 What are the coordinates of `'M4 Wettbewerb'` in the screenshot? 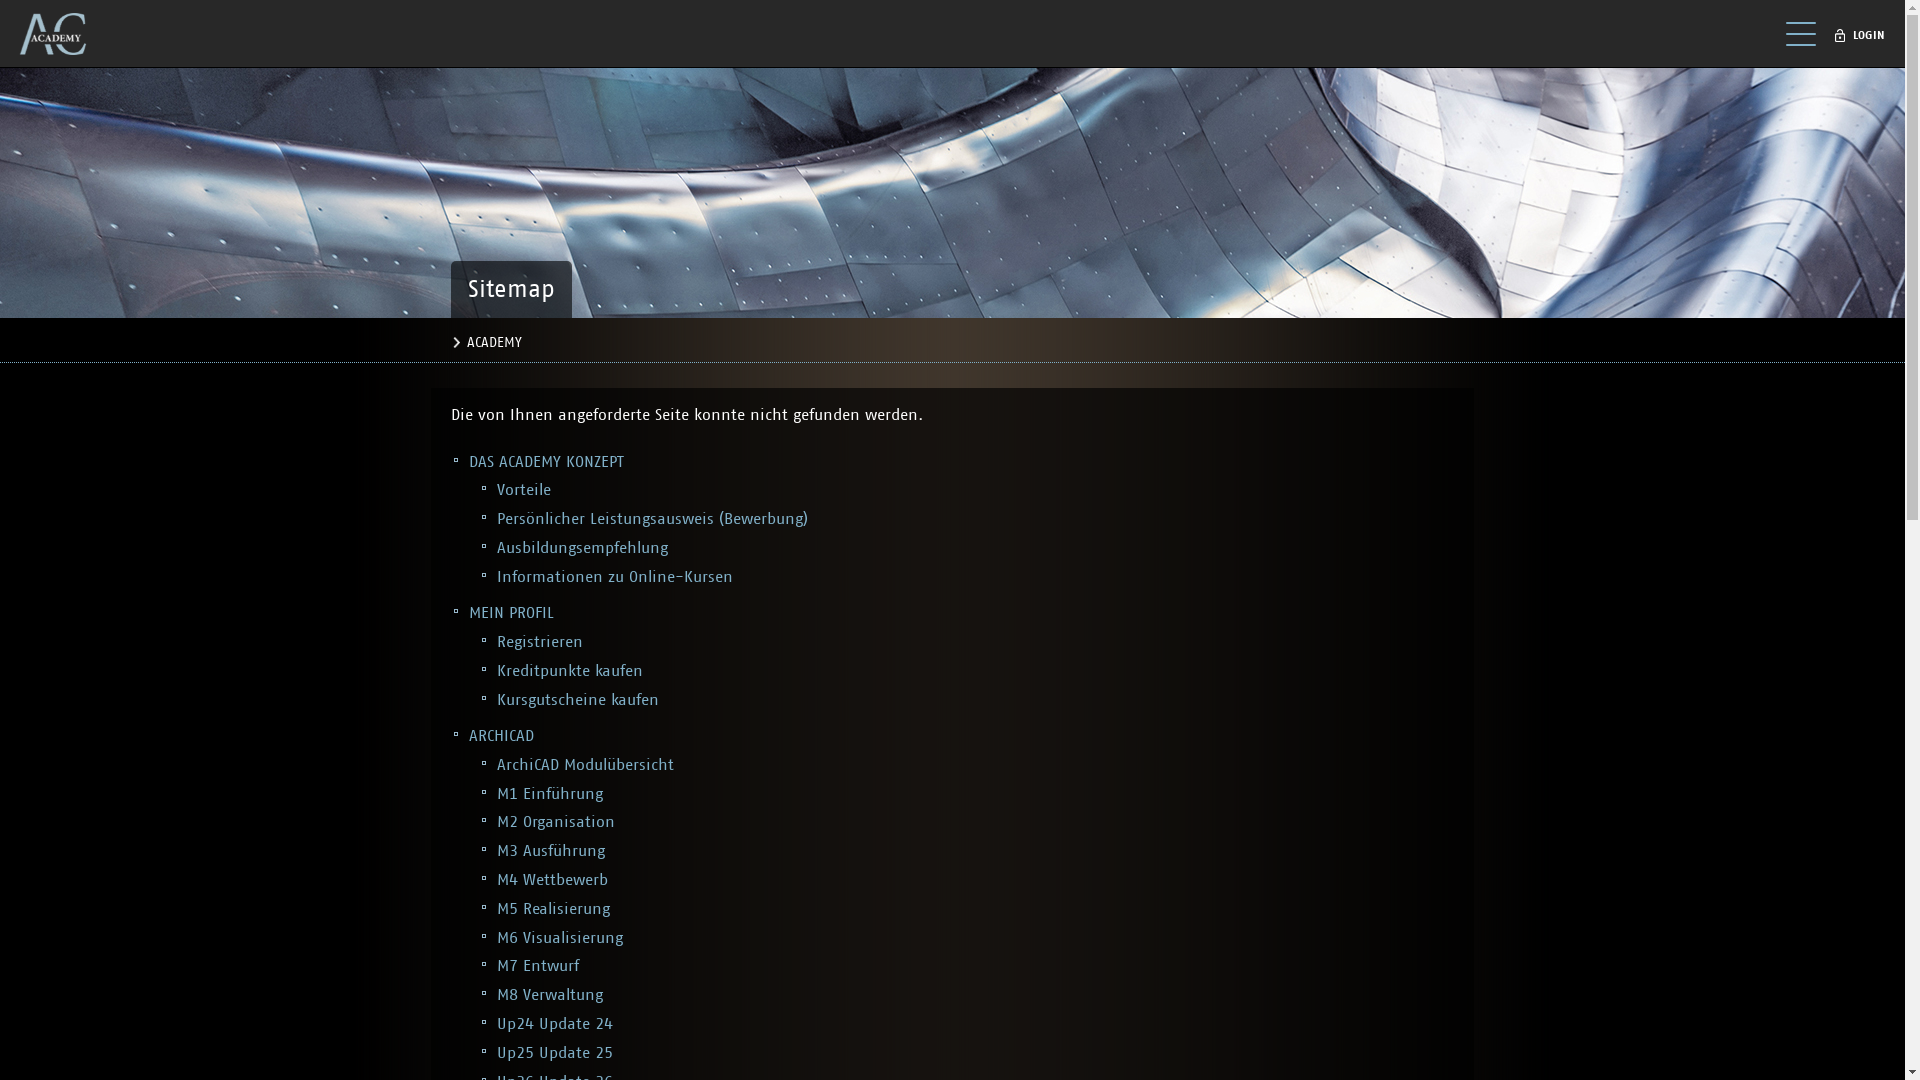 It's located at (552, 878).